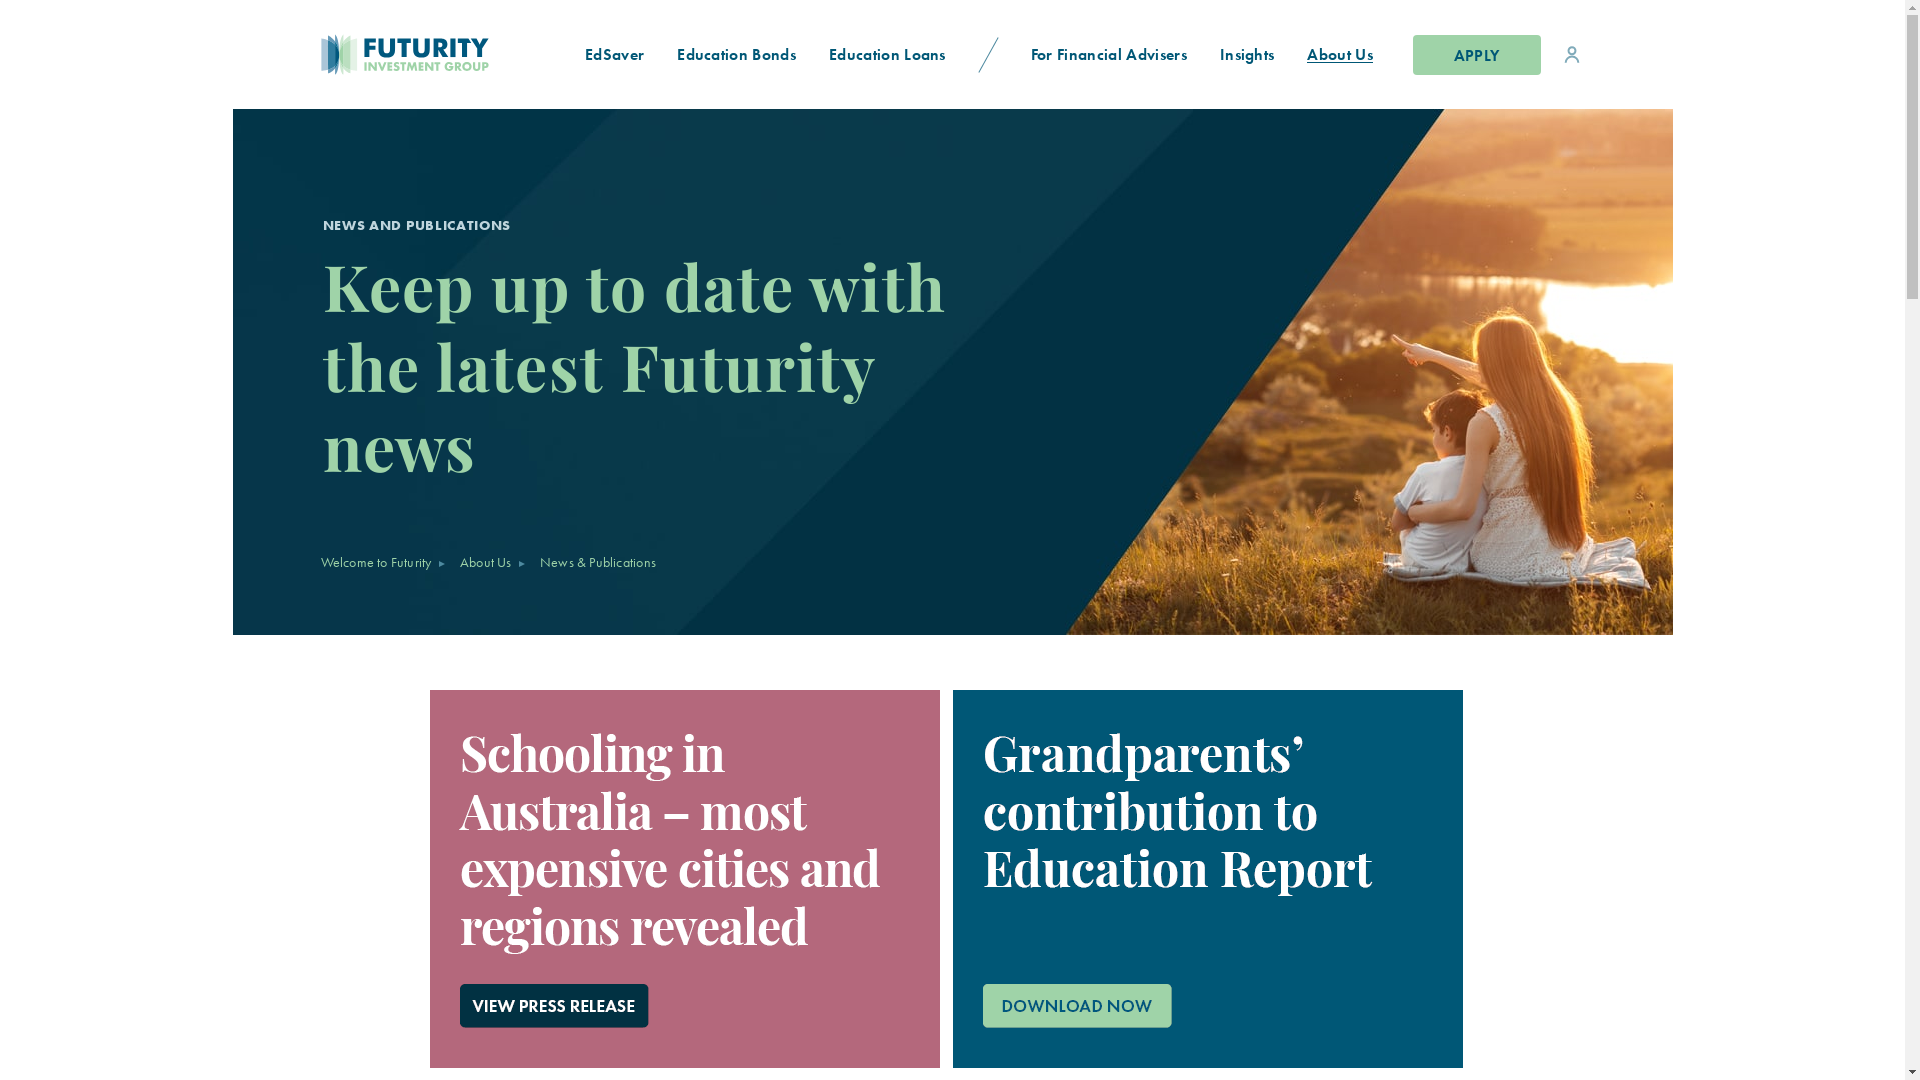  I want to click on 'Education Bonds', so click(736, 53).